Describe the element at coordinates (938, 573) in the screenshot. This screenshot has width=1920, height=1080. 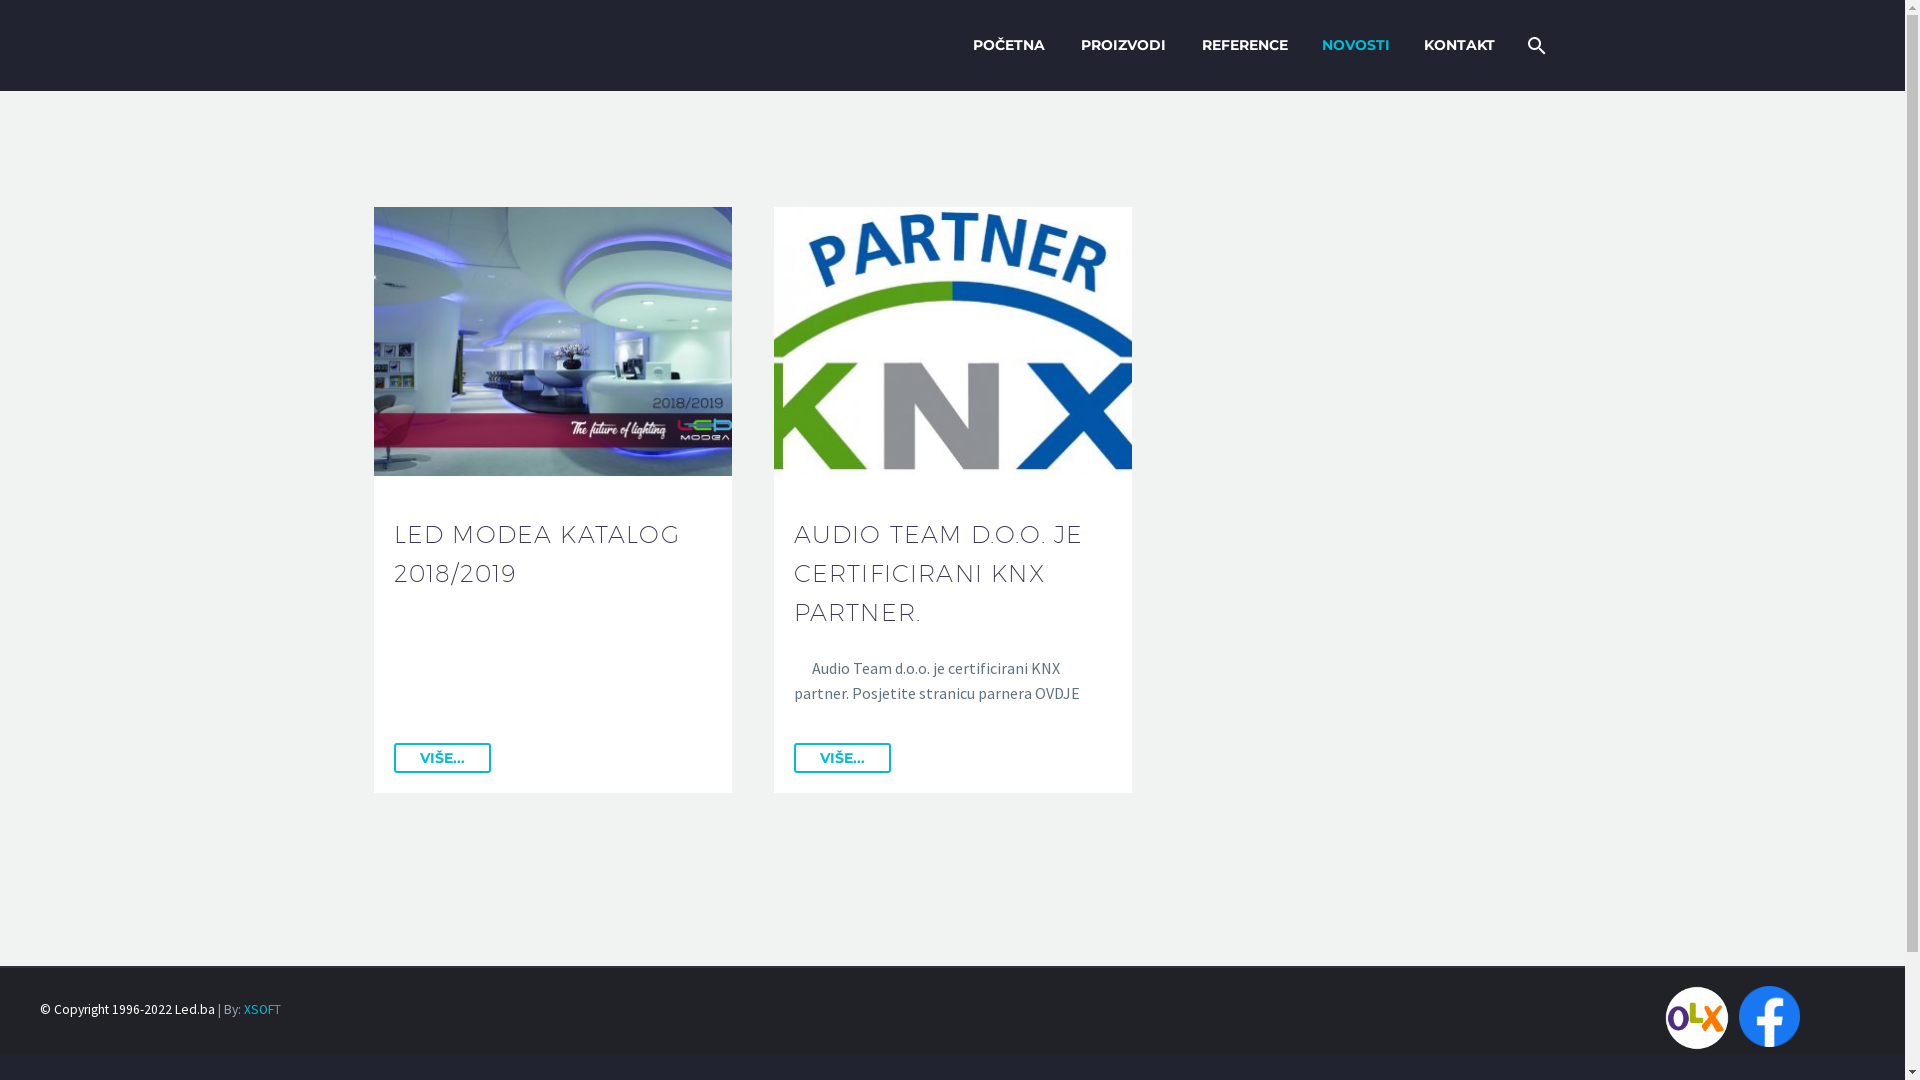
I see `'AUDIO TEAM D.O.O. JE CERTIFICIRANI KNX PARTNER.'` at that location.